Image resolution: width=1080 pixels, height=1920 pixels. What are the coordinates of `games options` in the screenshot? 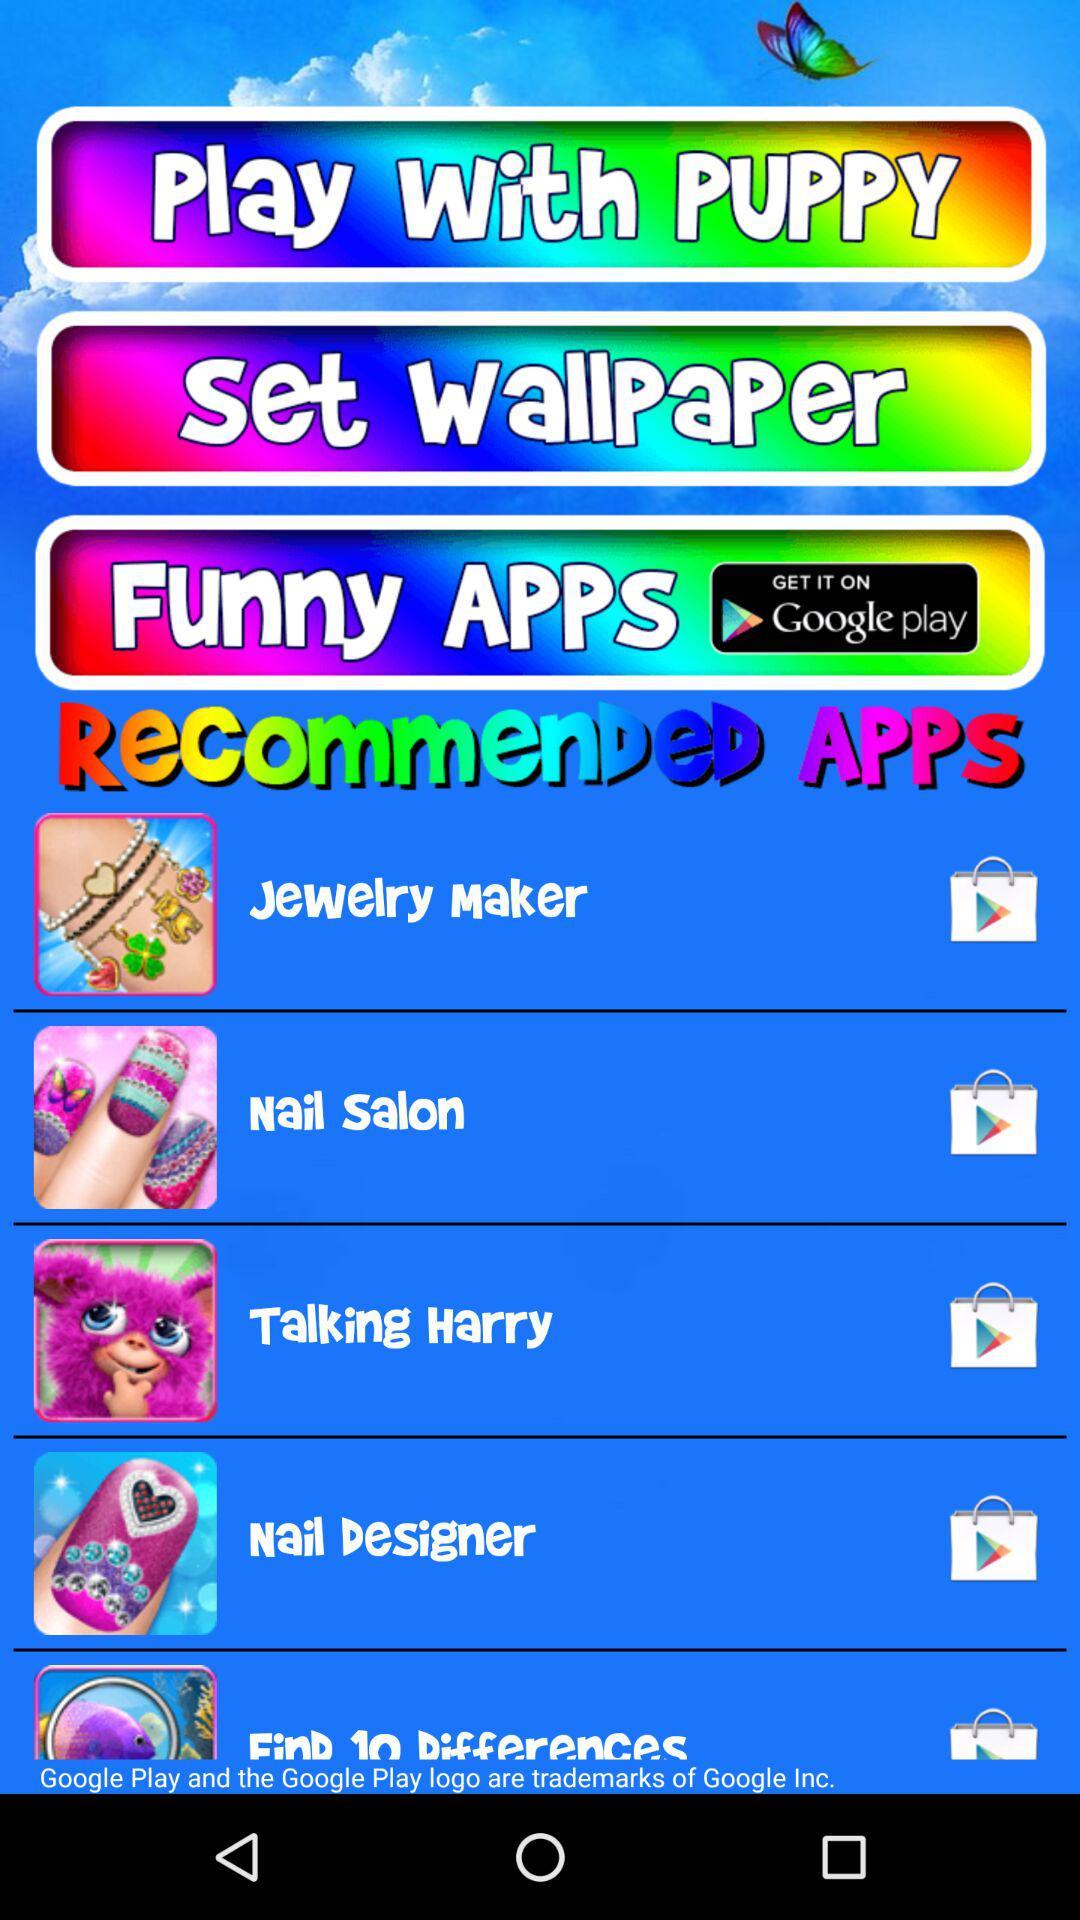 It's located at (540, 194).